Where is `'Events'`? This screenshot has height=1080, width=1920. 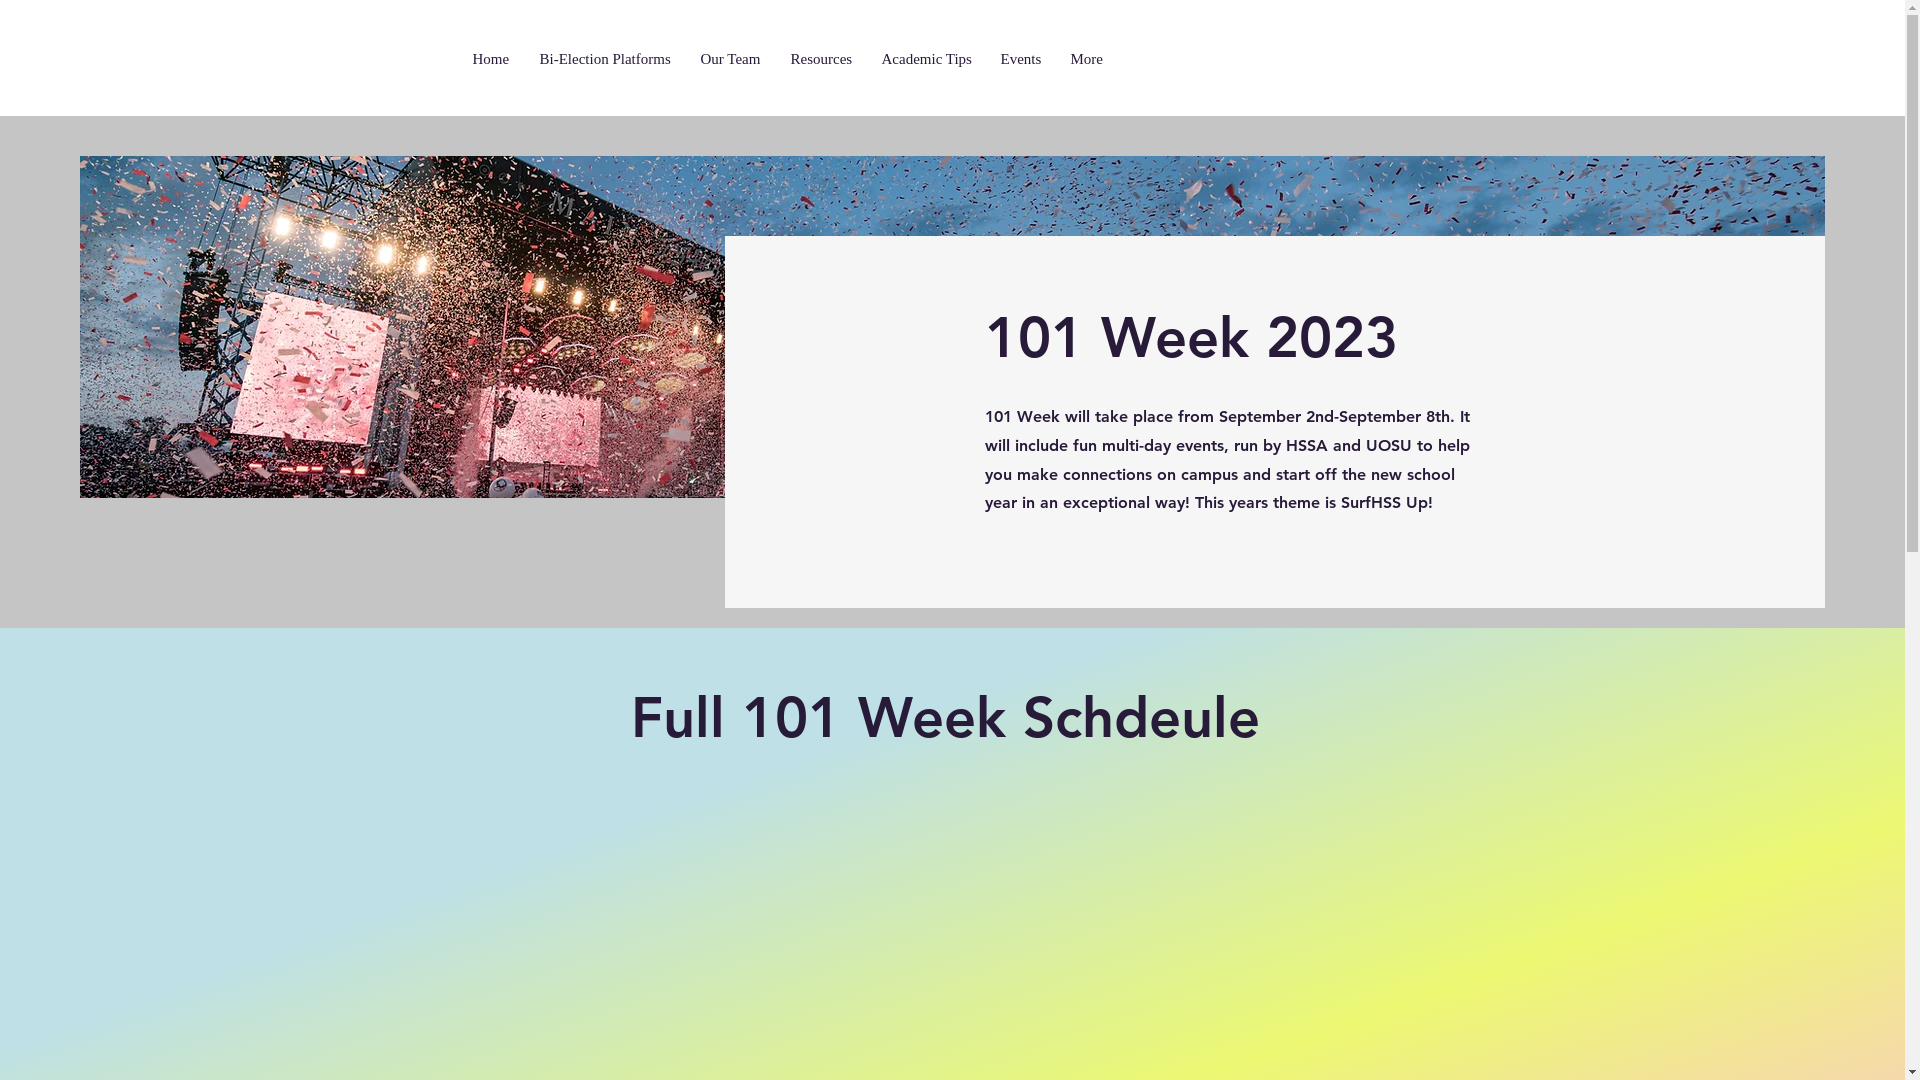
'Events' is located at coordinates (989, 58).